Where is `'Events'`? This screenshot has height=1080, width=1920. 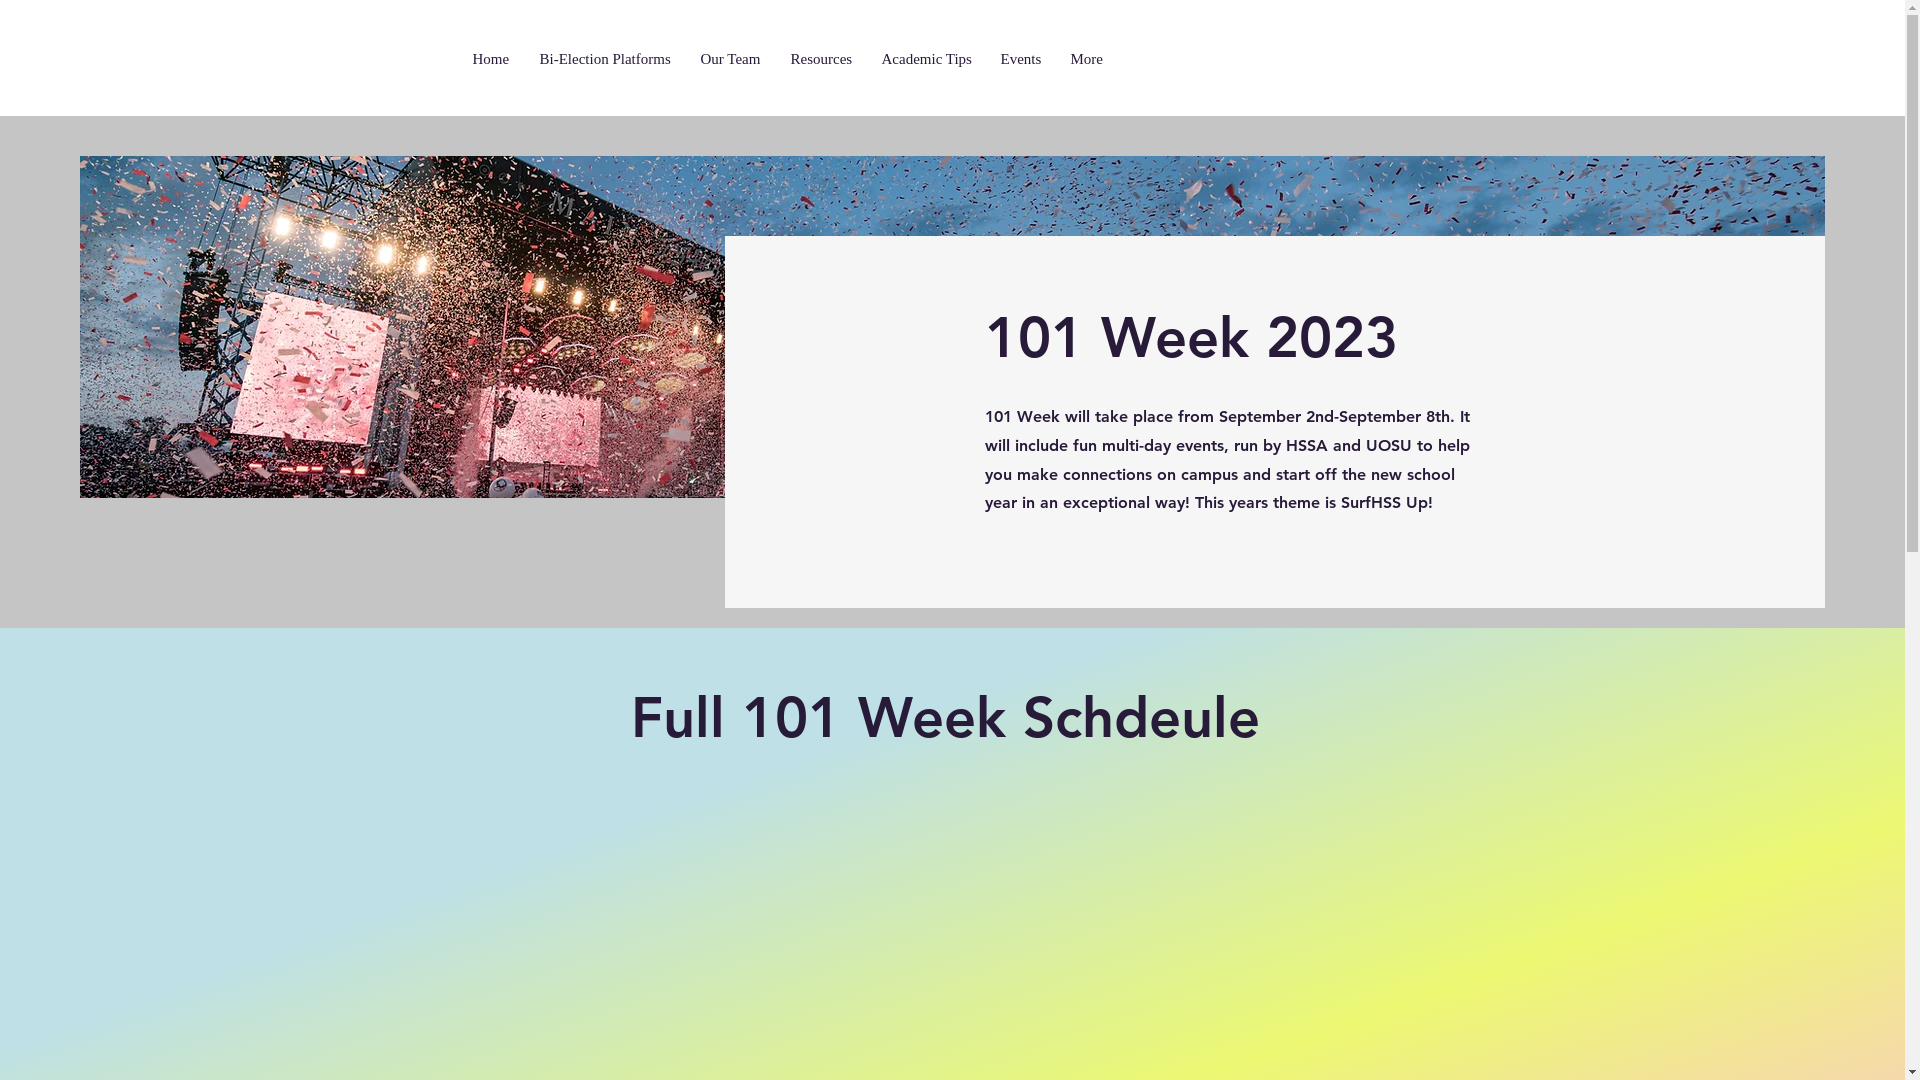
'Events' is located at coordinates (989, 58).